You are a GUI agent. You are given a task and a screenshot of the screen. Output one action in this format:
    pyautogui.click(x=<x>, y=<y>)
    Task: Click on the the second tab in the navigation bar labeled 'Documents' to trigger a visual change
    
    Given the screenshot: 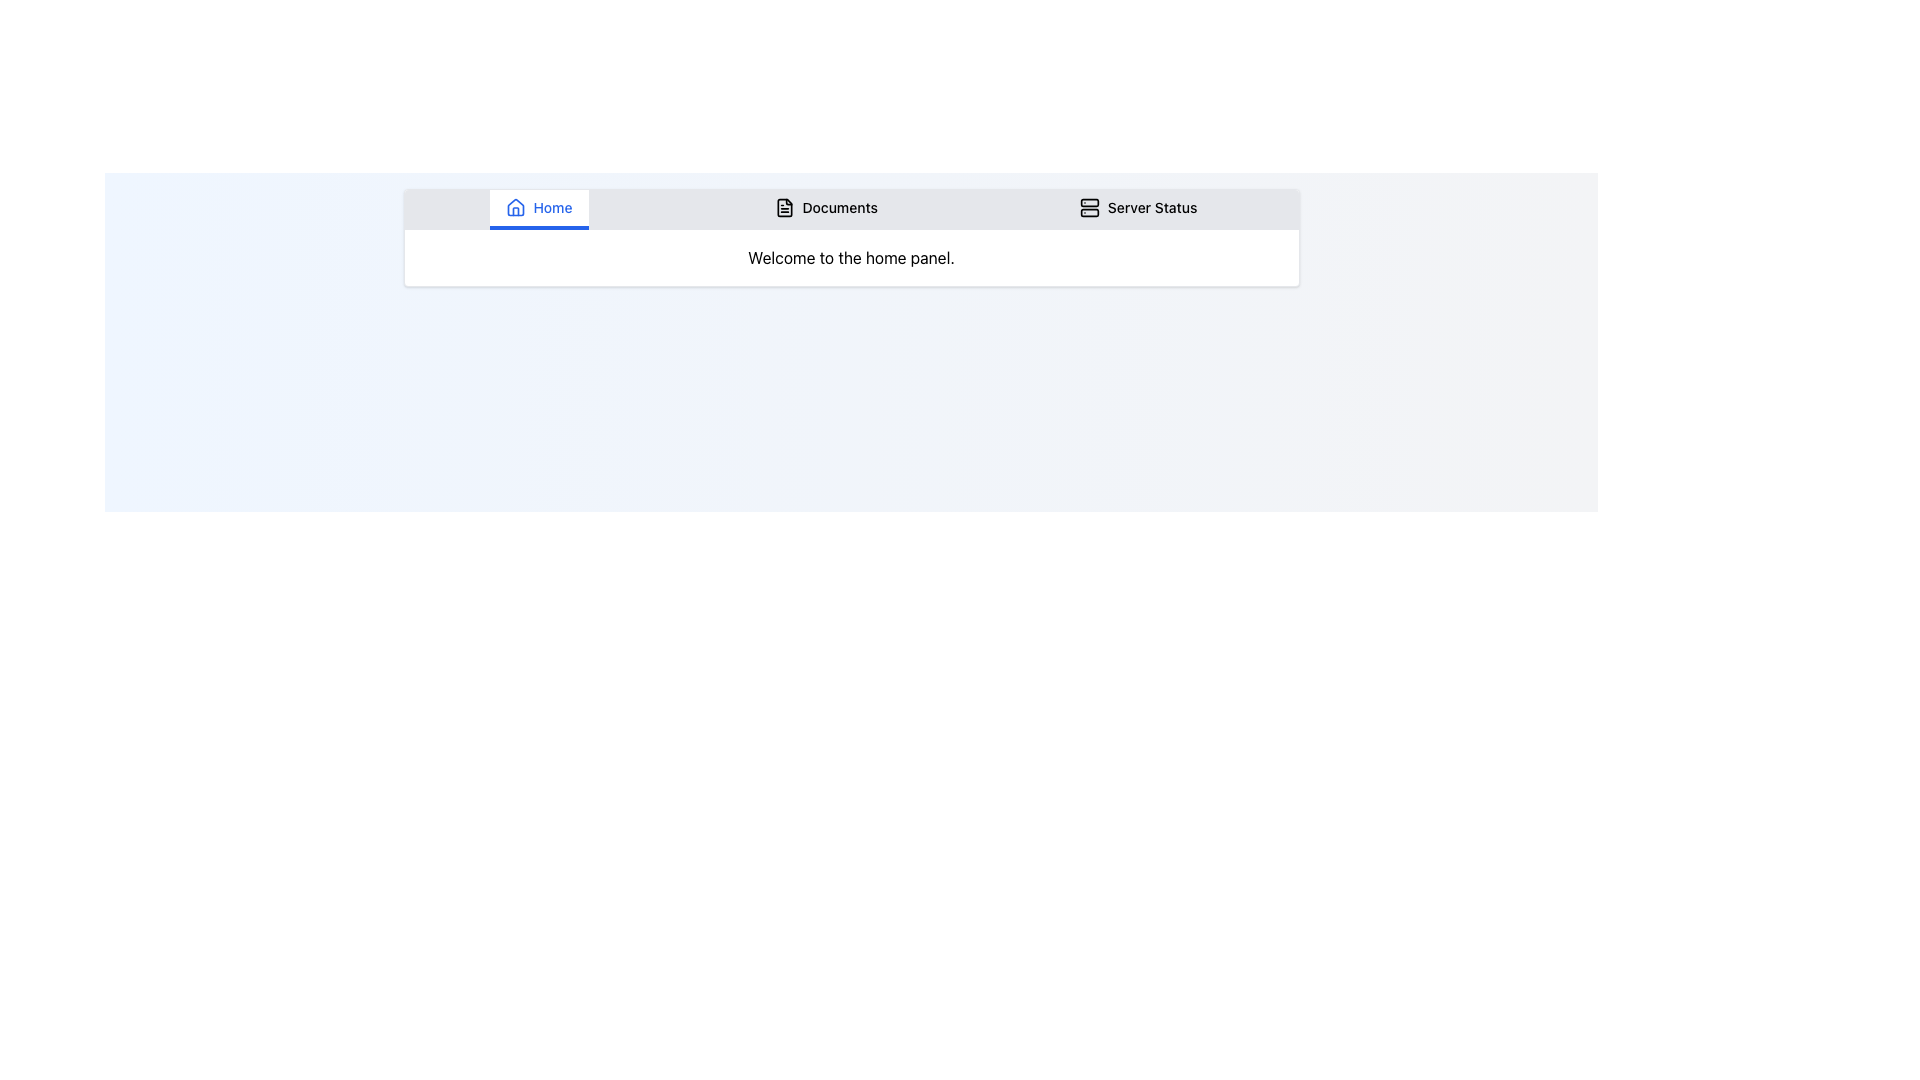 What is the action you would take?
    pyautogui.click(x=826, y=209)
    